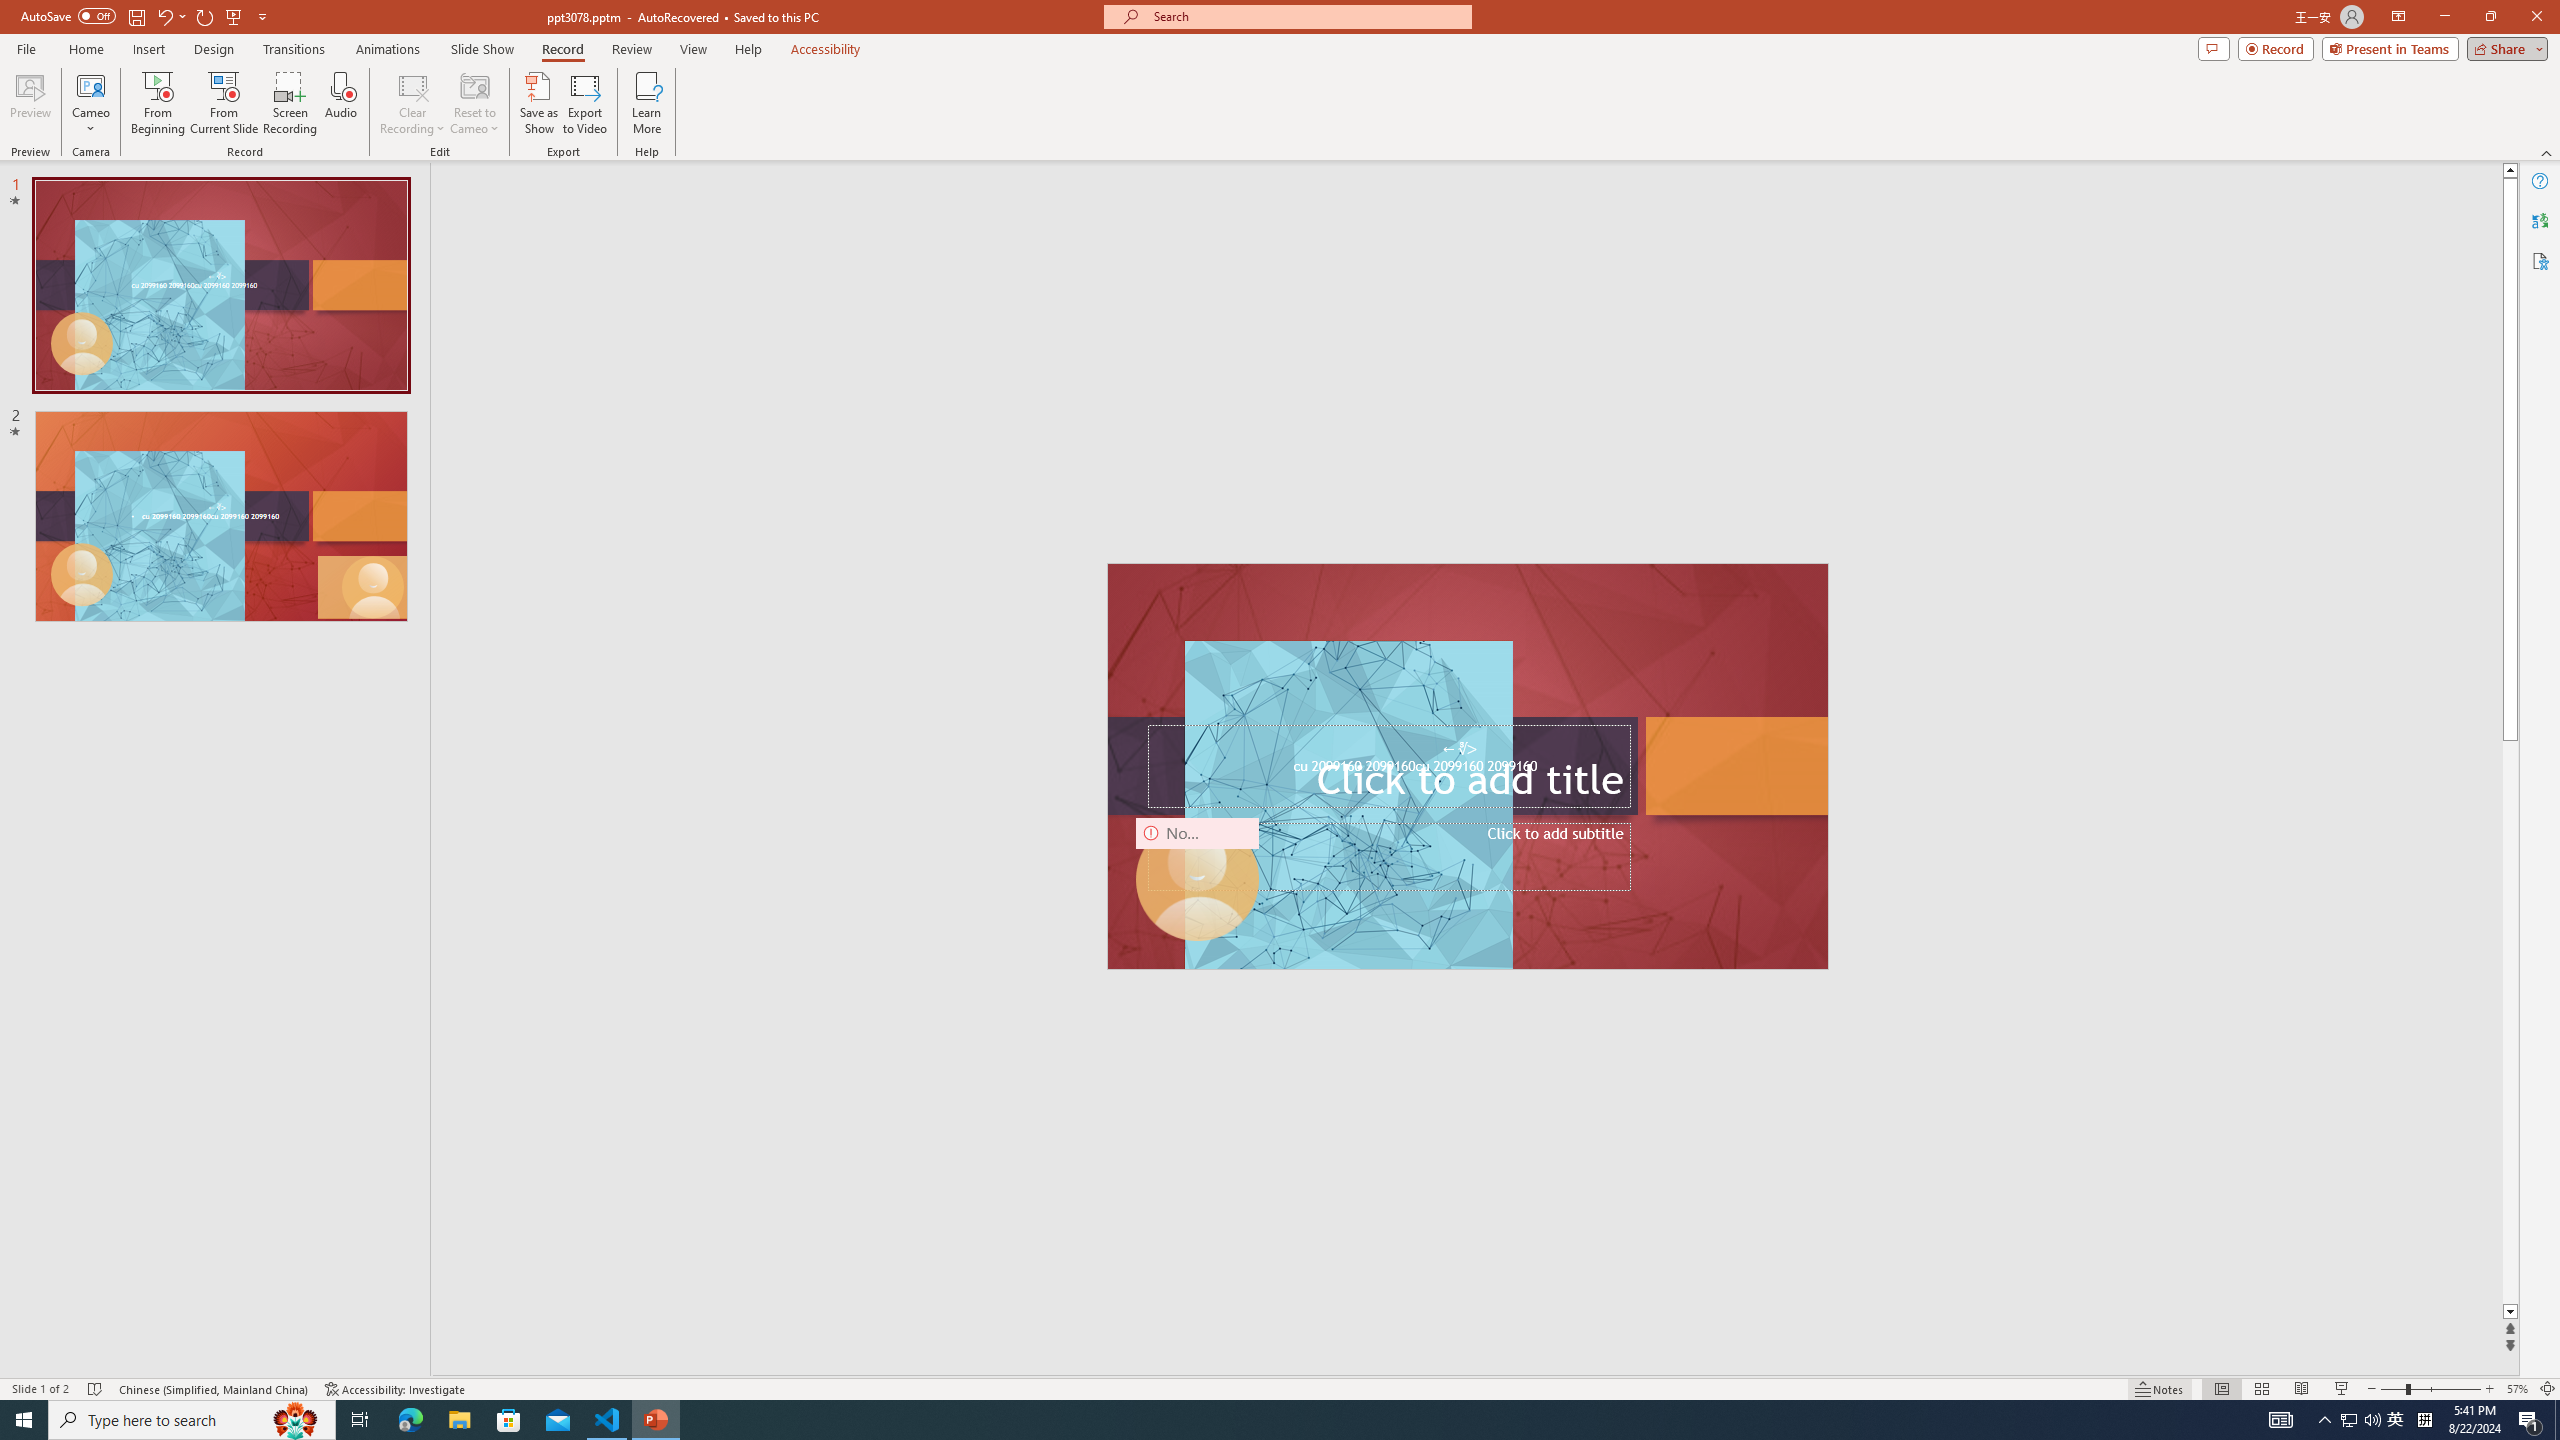 The image size is (2560, 1440). What do you see at coordinates (1198, 878) in the screenshot?
I see `'Camera 9, No camera detected.'` at bounding box center [1198, 878].